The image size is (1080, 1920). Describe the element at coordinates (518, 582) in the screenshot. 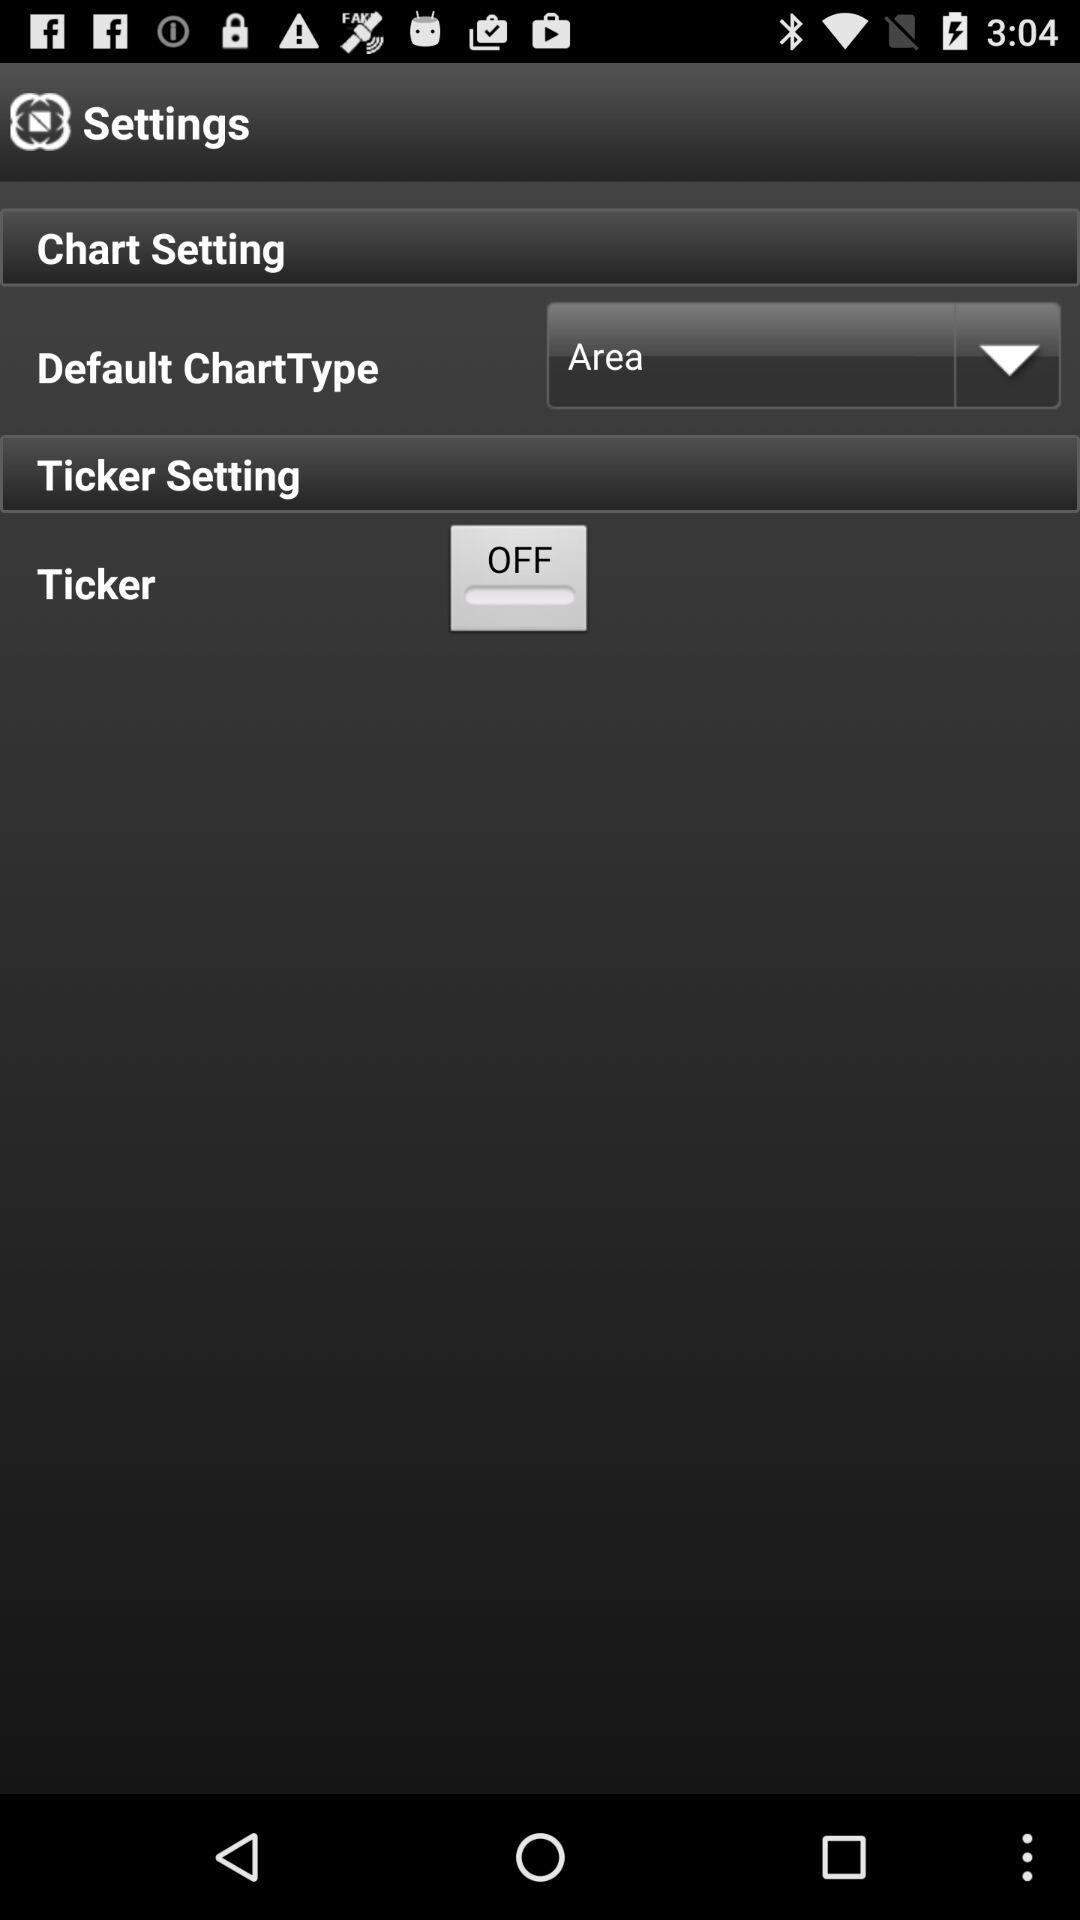

I see `the icon below the default charttype item` at that location.